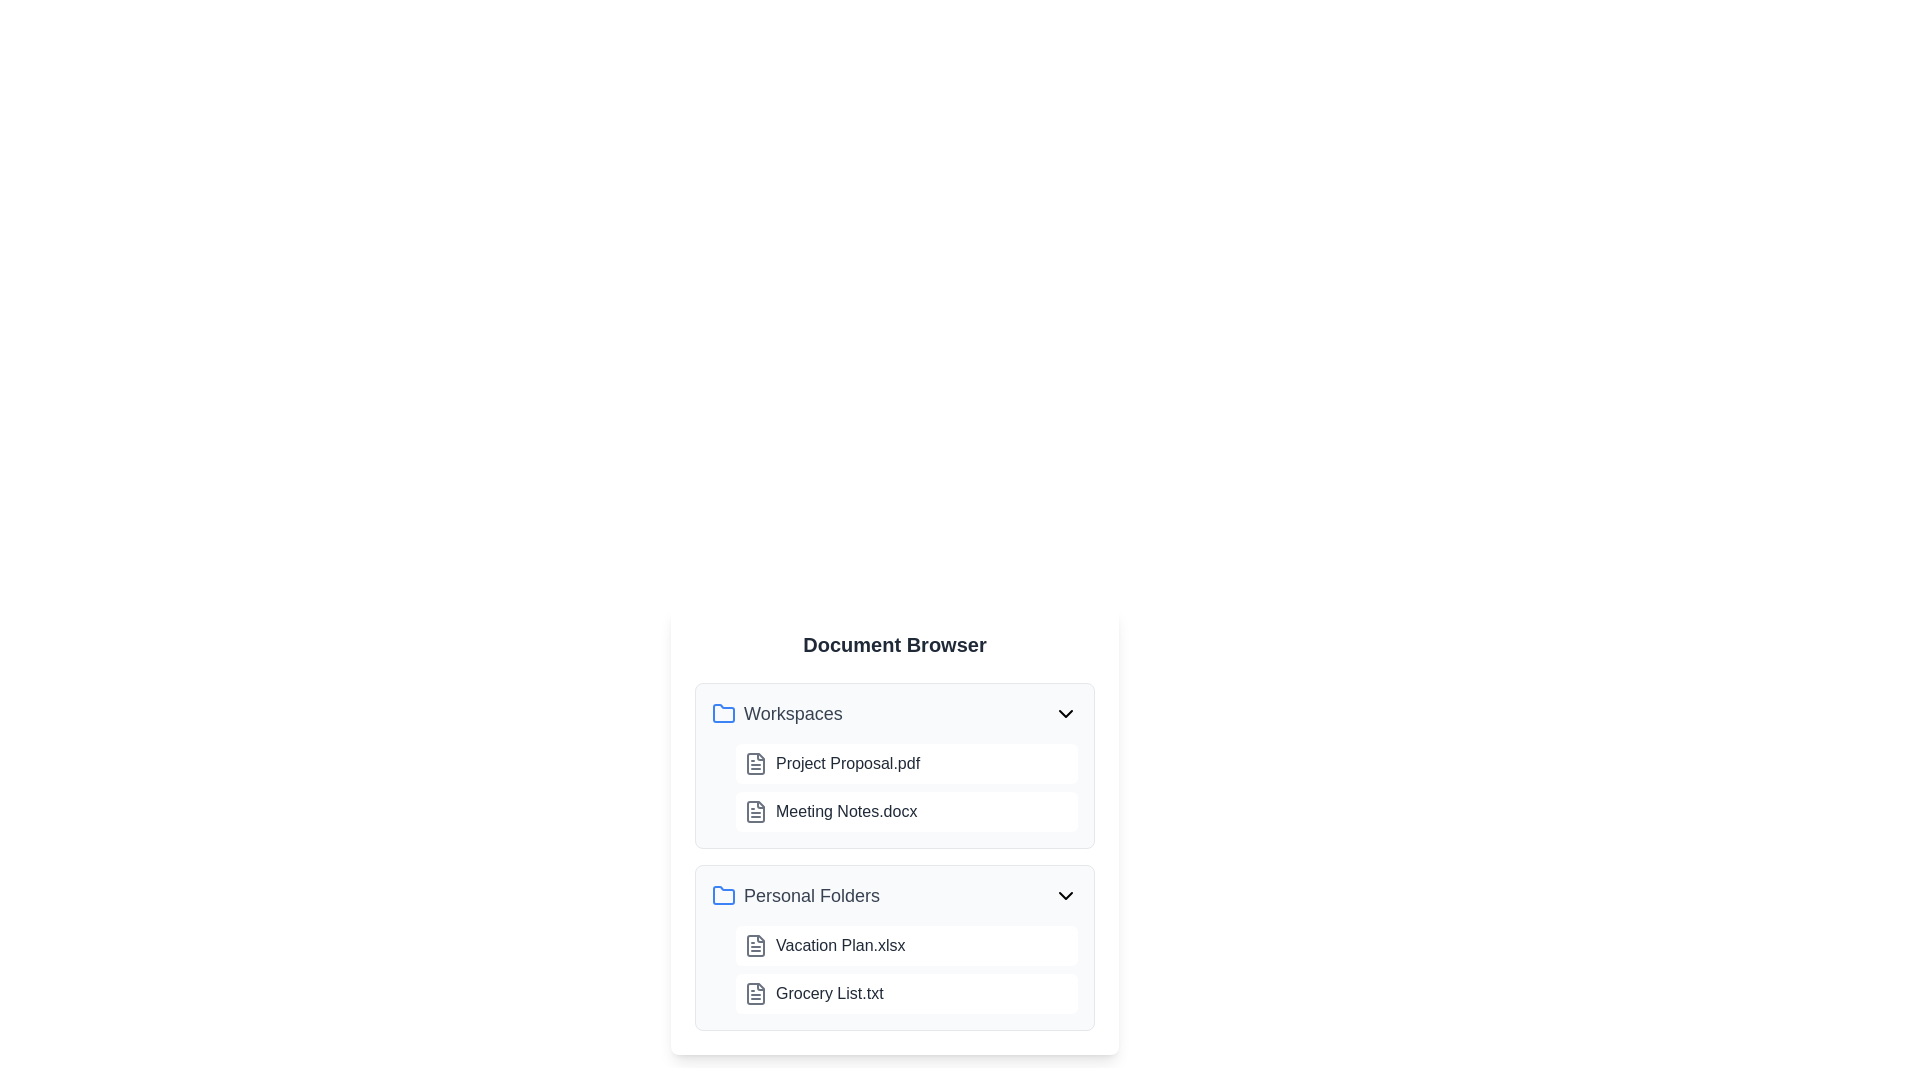 Image resolution: width=1920 pixels, height=1080 pixels. What do you see at coordinates (792, 712) in the screenshot?
I see `label 'Workspaces' to identify the associated folder structure in the Document Browser interface` at bounding box center [792, 712].